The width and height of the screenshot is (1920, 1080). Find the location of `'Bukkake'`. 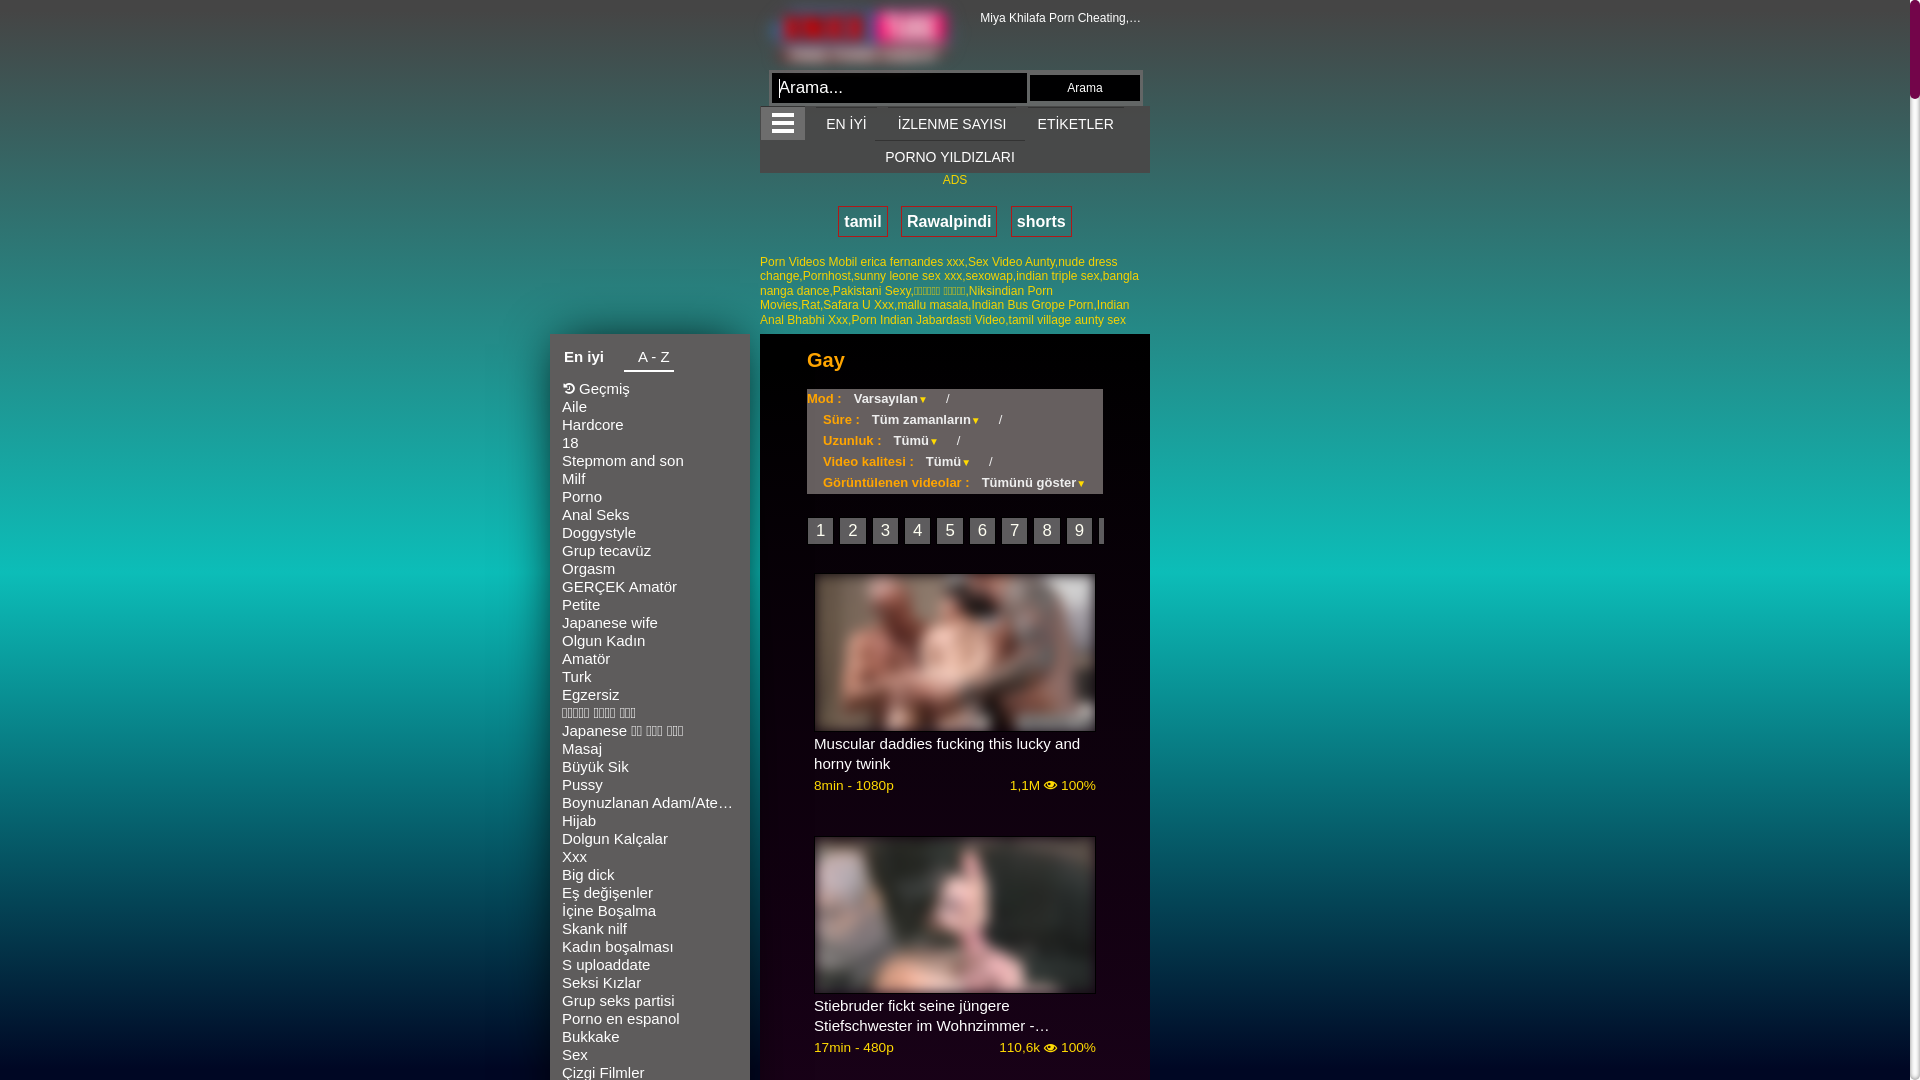

'Bukkake' is located at coordinates (560, 1036).